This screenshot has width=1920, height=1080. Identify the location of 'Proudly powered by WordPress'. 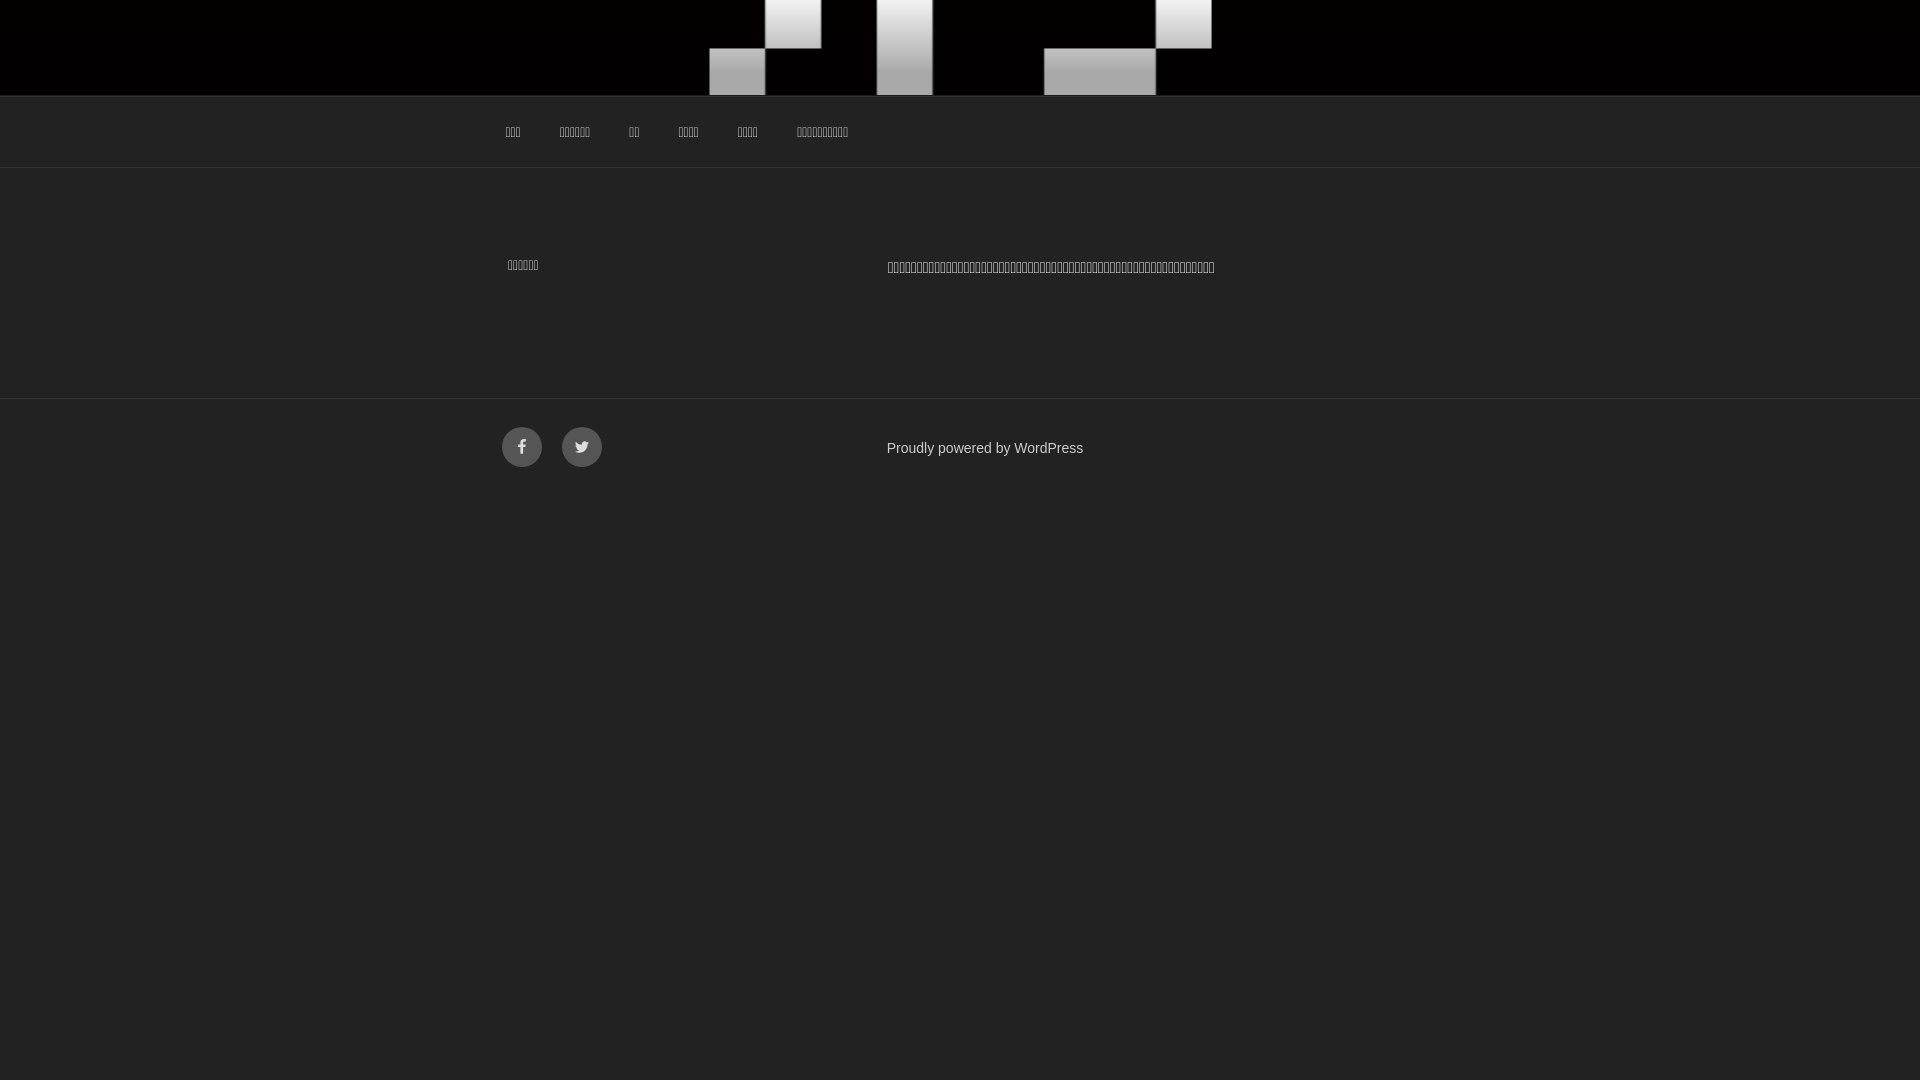
(985, 446).